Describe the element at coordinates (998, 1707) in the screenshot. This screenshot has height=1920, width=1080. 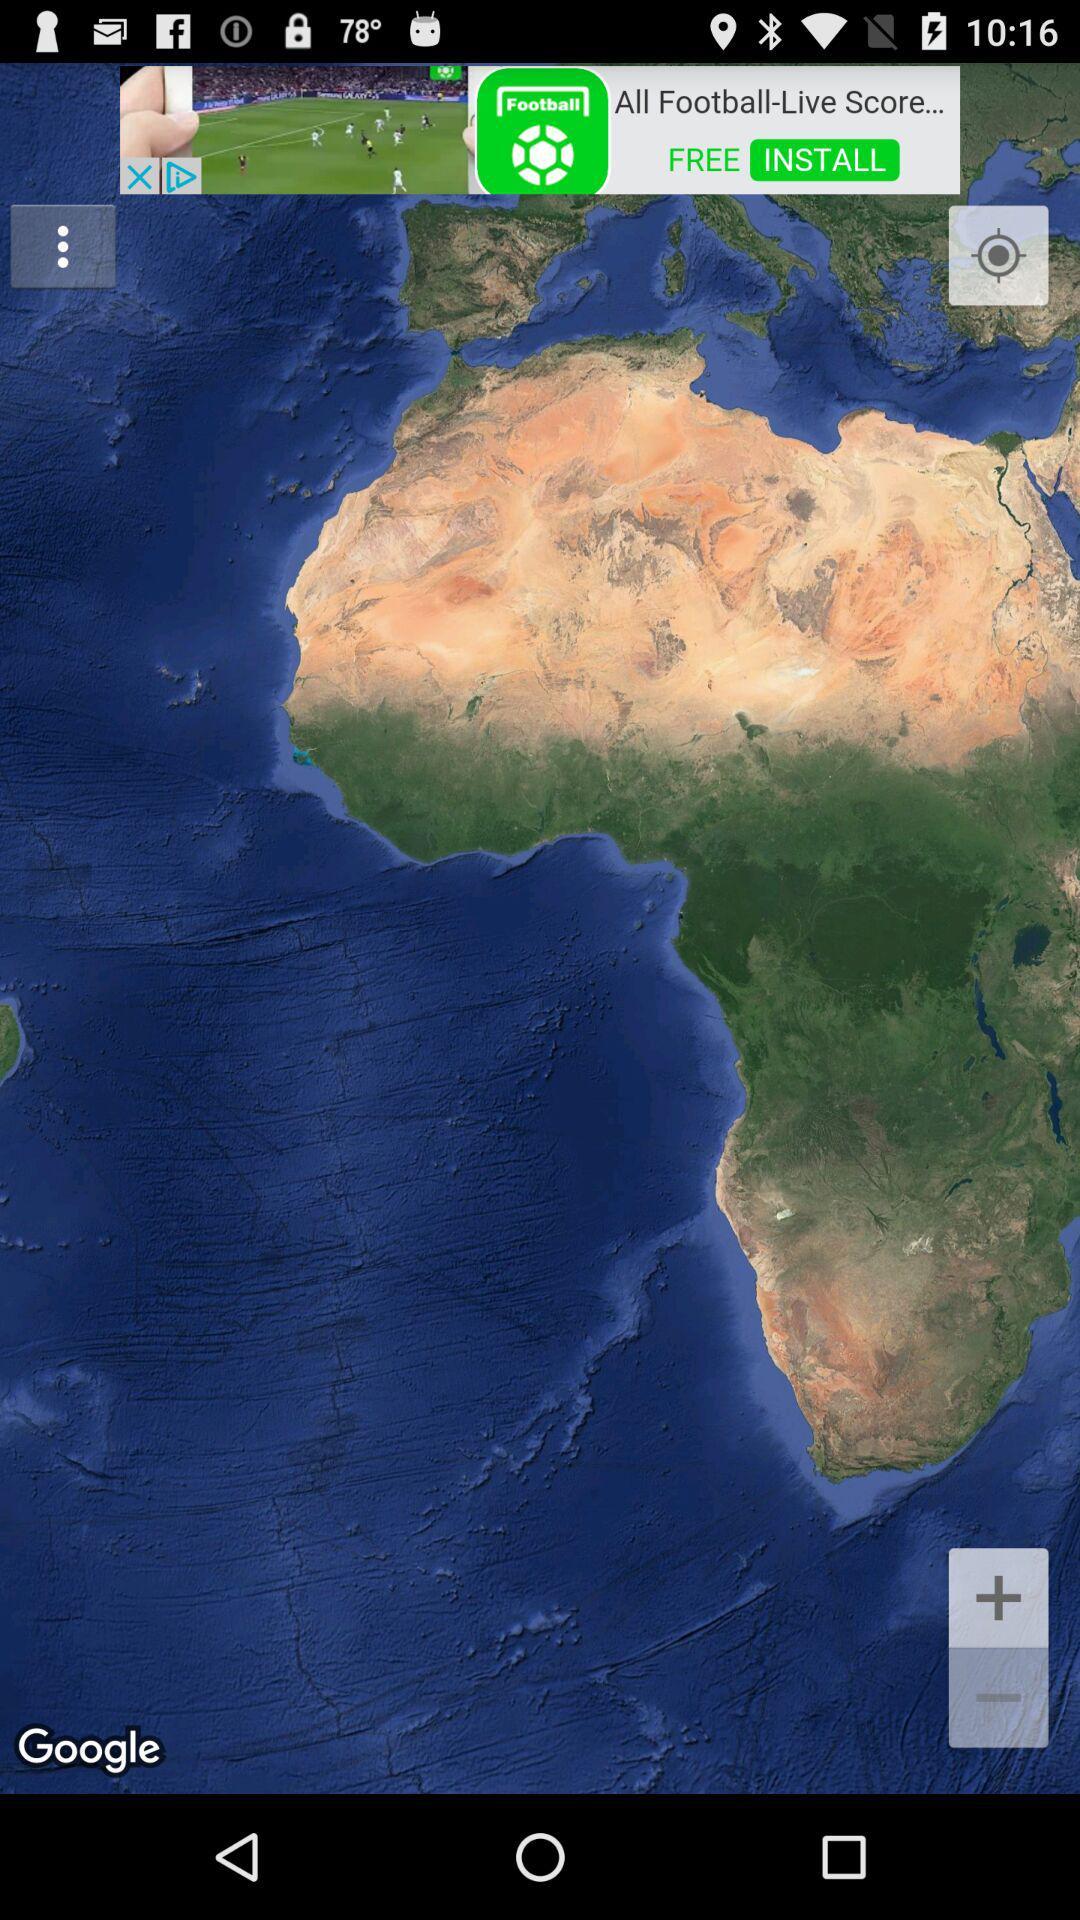
I see `the add icon` at that location.